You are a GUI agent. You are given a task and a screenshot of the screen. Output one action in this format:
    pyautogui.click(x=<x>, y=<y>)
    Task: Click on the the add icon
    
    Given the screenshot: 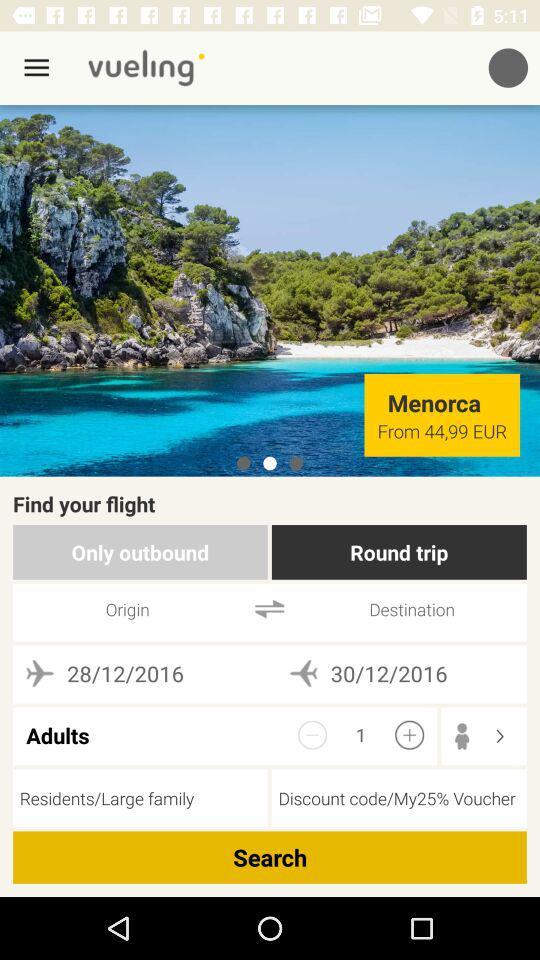 What is the action you would take?
    pyautogui.click(x=408, y=734)
    